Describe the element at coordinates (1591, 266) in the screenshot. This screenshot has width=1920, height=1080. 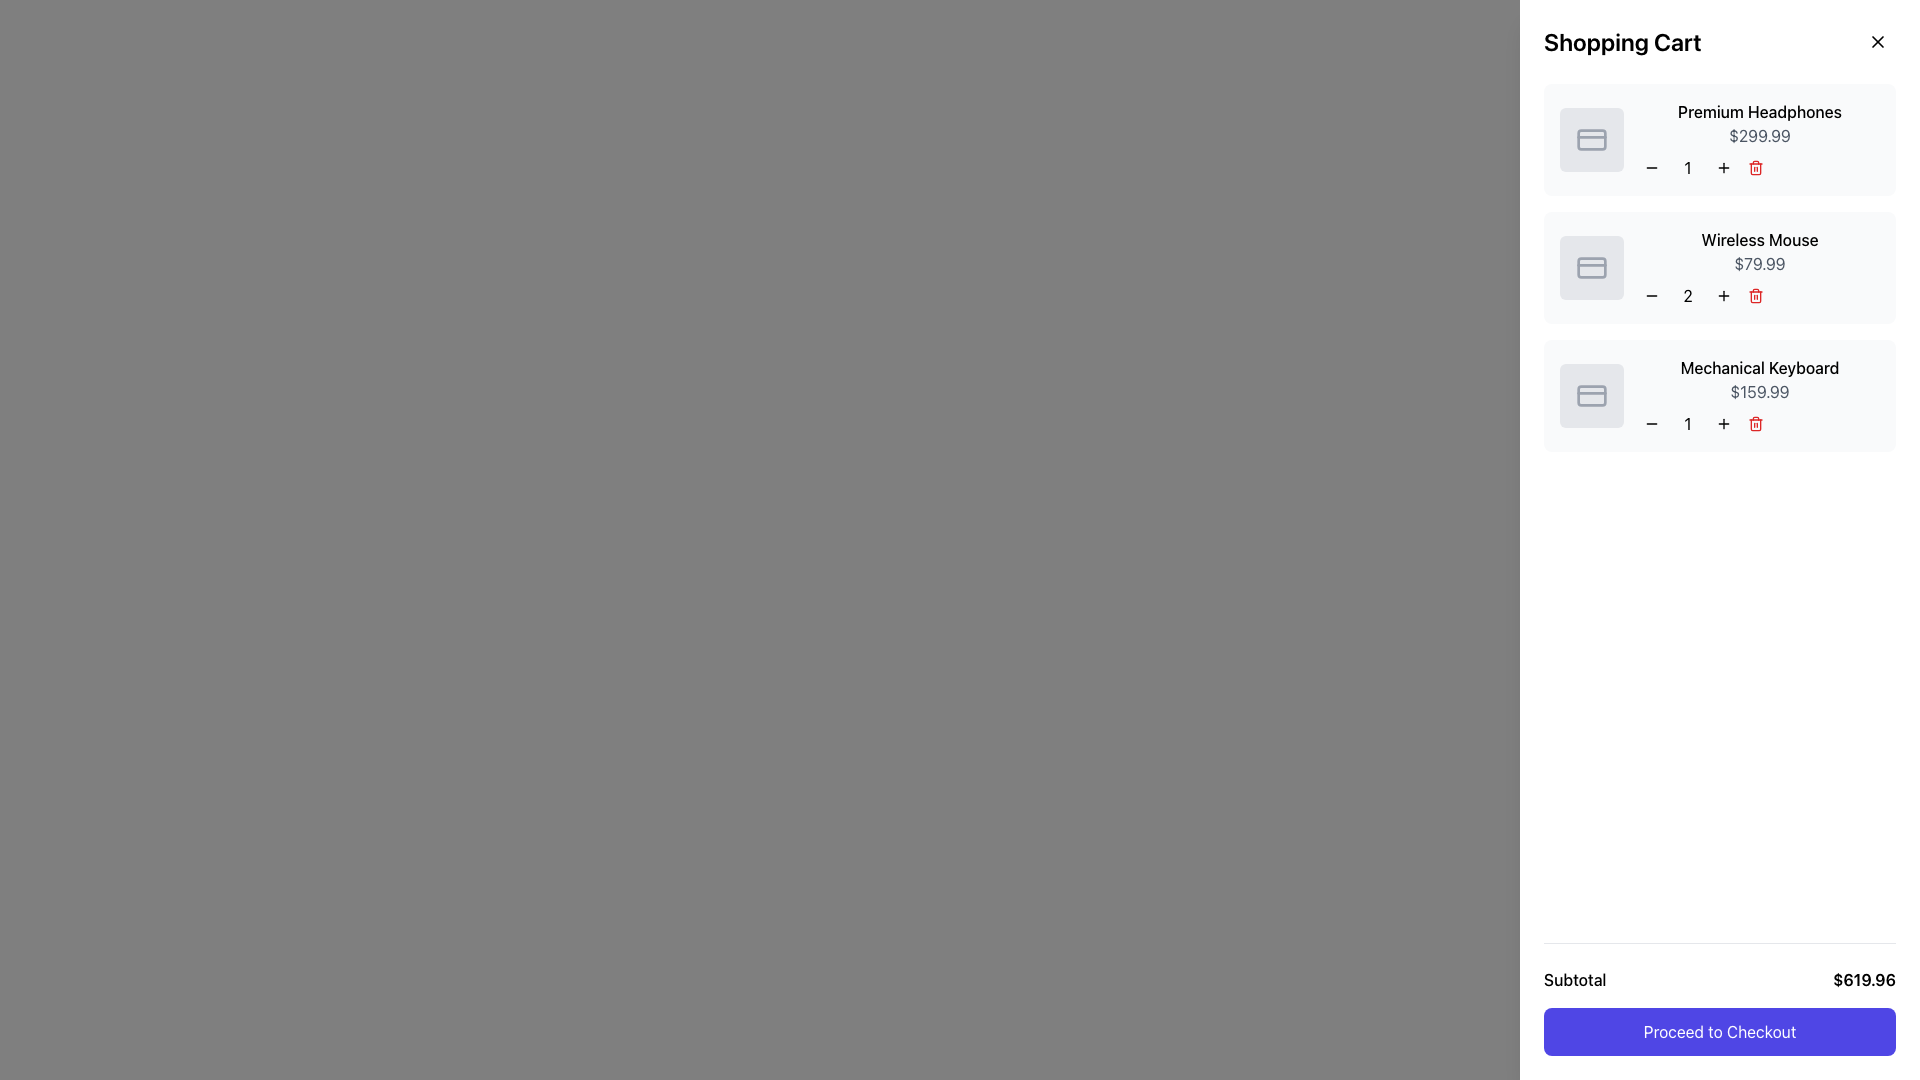
I see `the shopping cart icon, which is a visual identifier for items in the cart, located within a grey, rounded, square-shaped button that is the second item in a vertical list of three items` at that location.